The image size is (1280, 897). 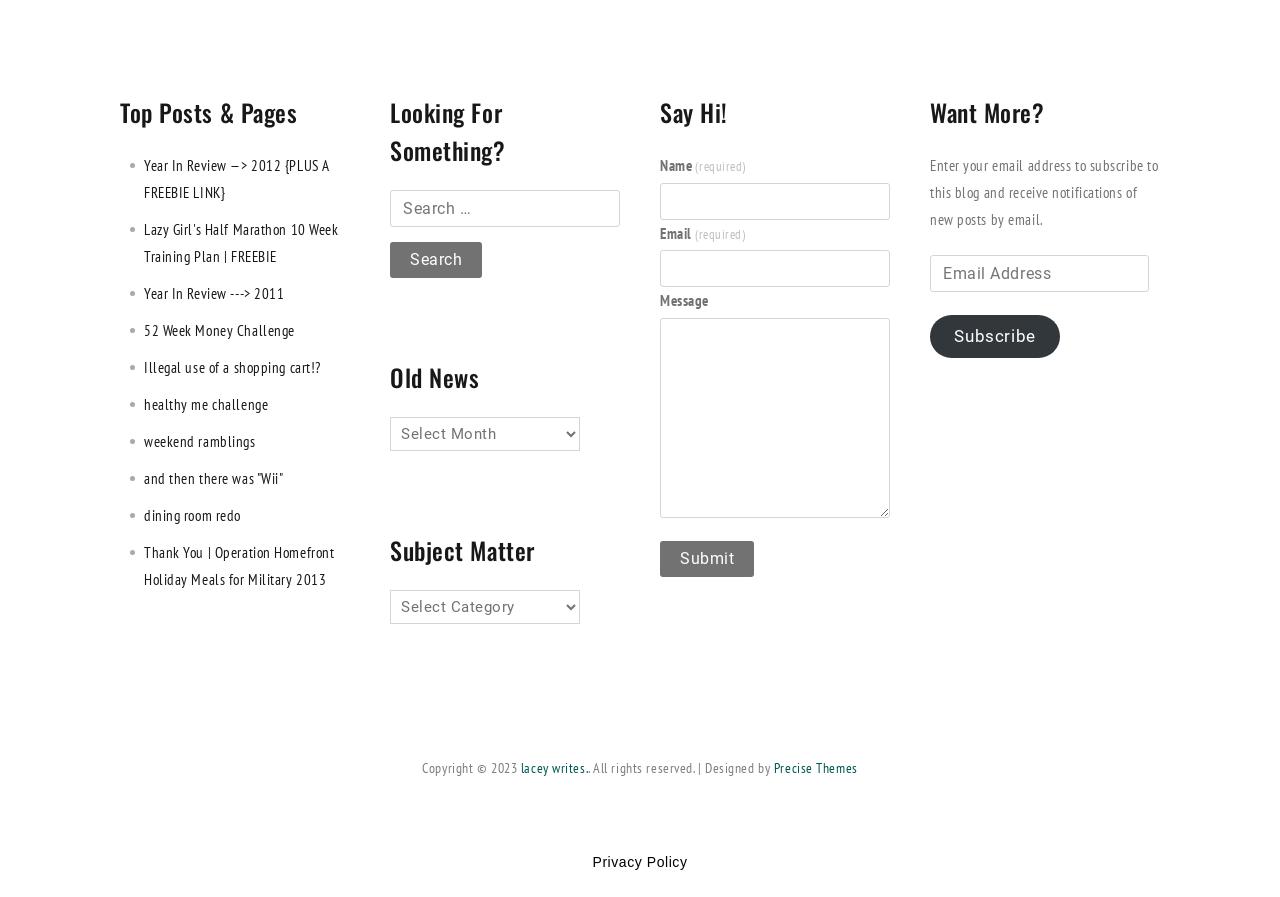 What do you see at coordinates (519, 767) in the screenshot?
I see `'lacey writes.'` at bounding box center [519, 767].